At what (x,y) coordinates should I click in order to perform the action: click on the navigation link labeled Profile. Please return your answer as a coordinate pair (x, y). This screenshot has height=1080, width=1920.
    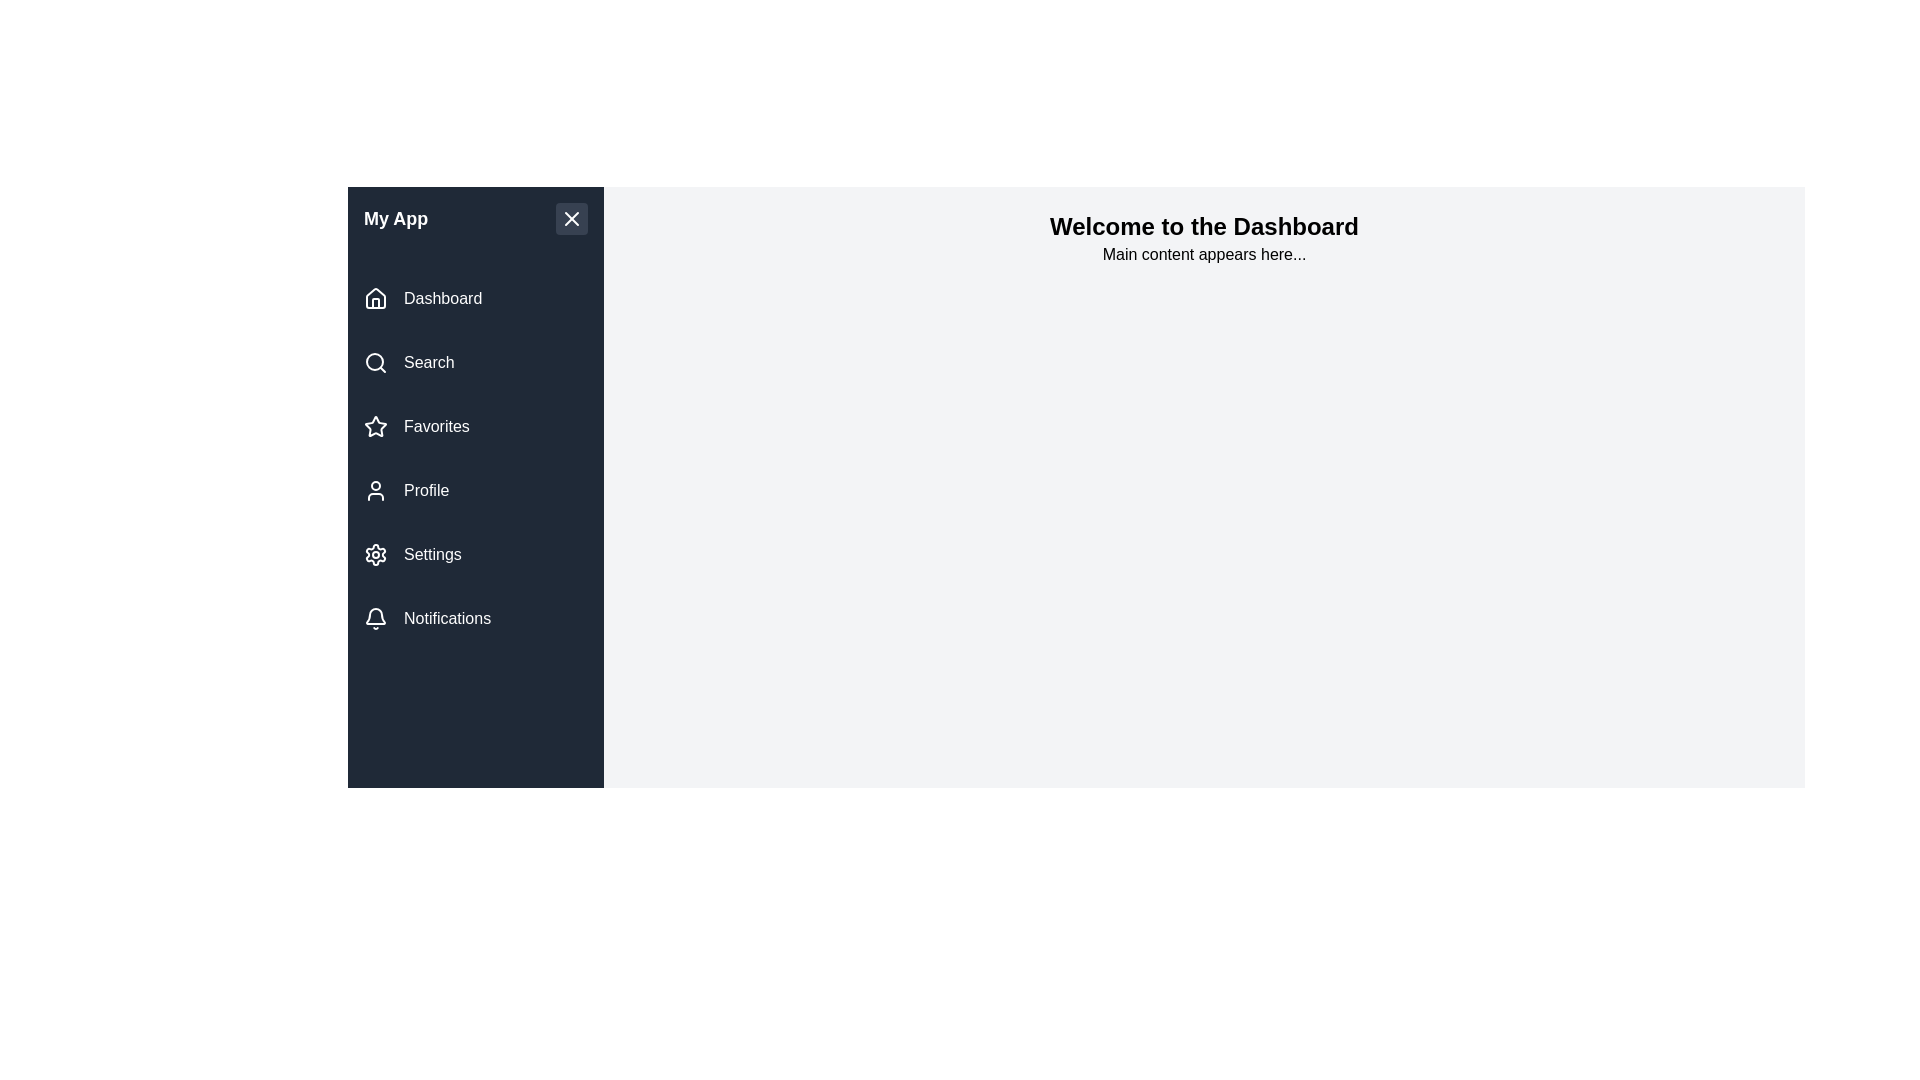
    Looking at the image, I should click on (474, 490).